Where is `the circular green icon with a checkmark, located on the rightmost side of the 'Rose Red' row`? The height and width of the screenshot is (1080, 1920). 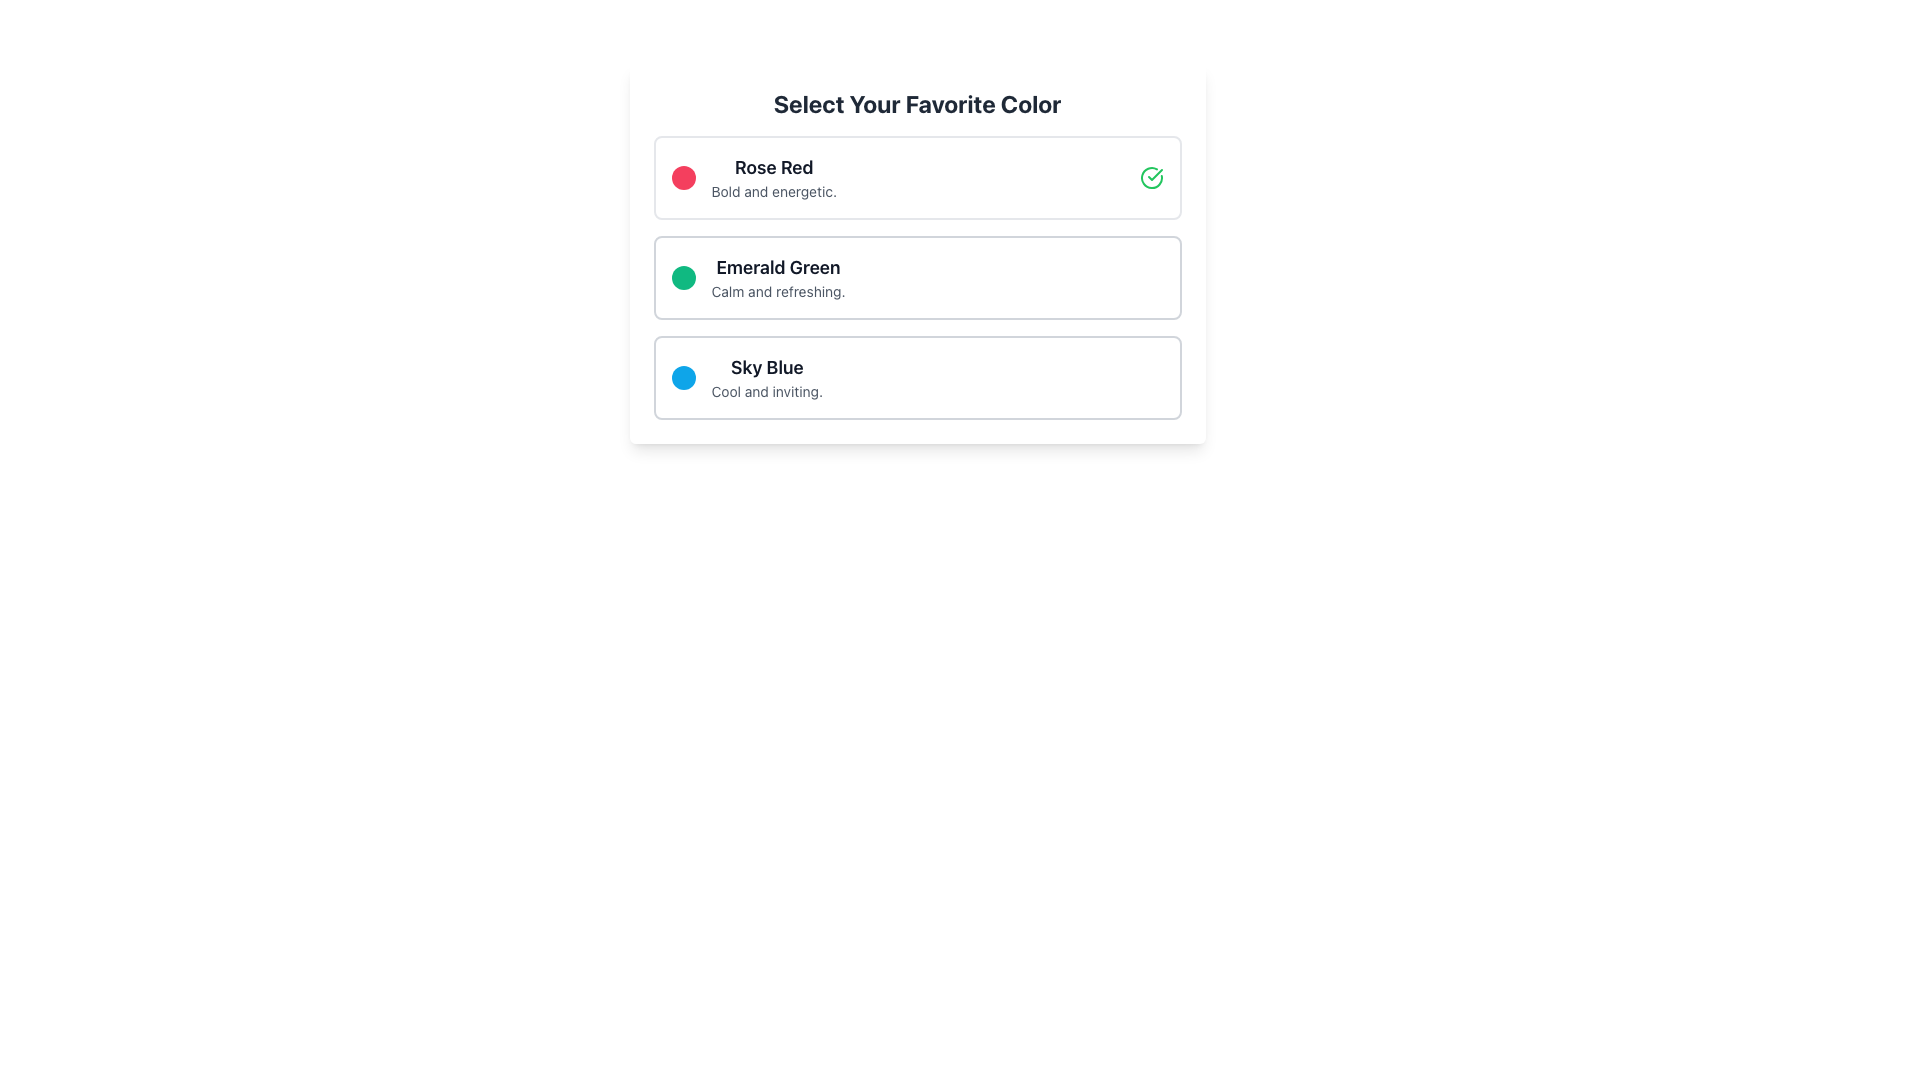 the circular green icon with a checkmark, located on the rightmost side of the 'Rose Red' row is located at coordinates (1151, 176).